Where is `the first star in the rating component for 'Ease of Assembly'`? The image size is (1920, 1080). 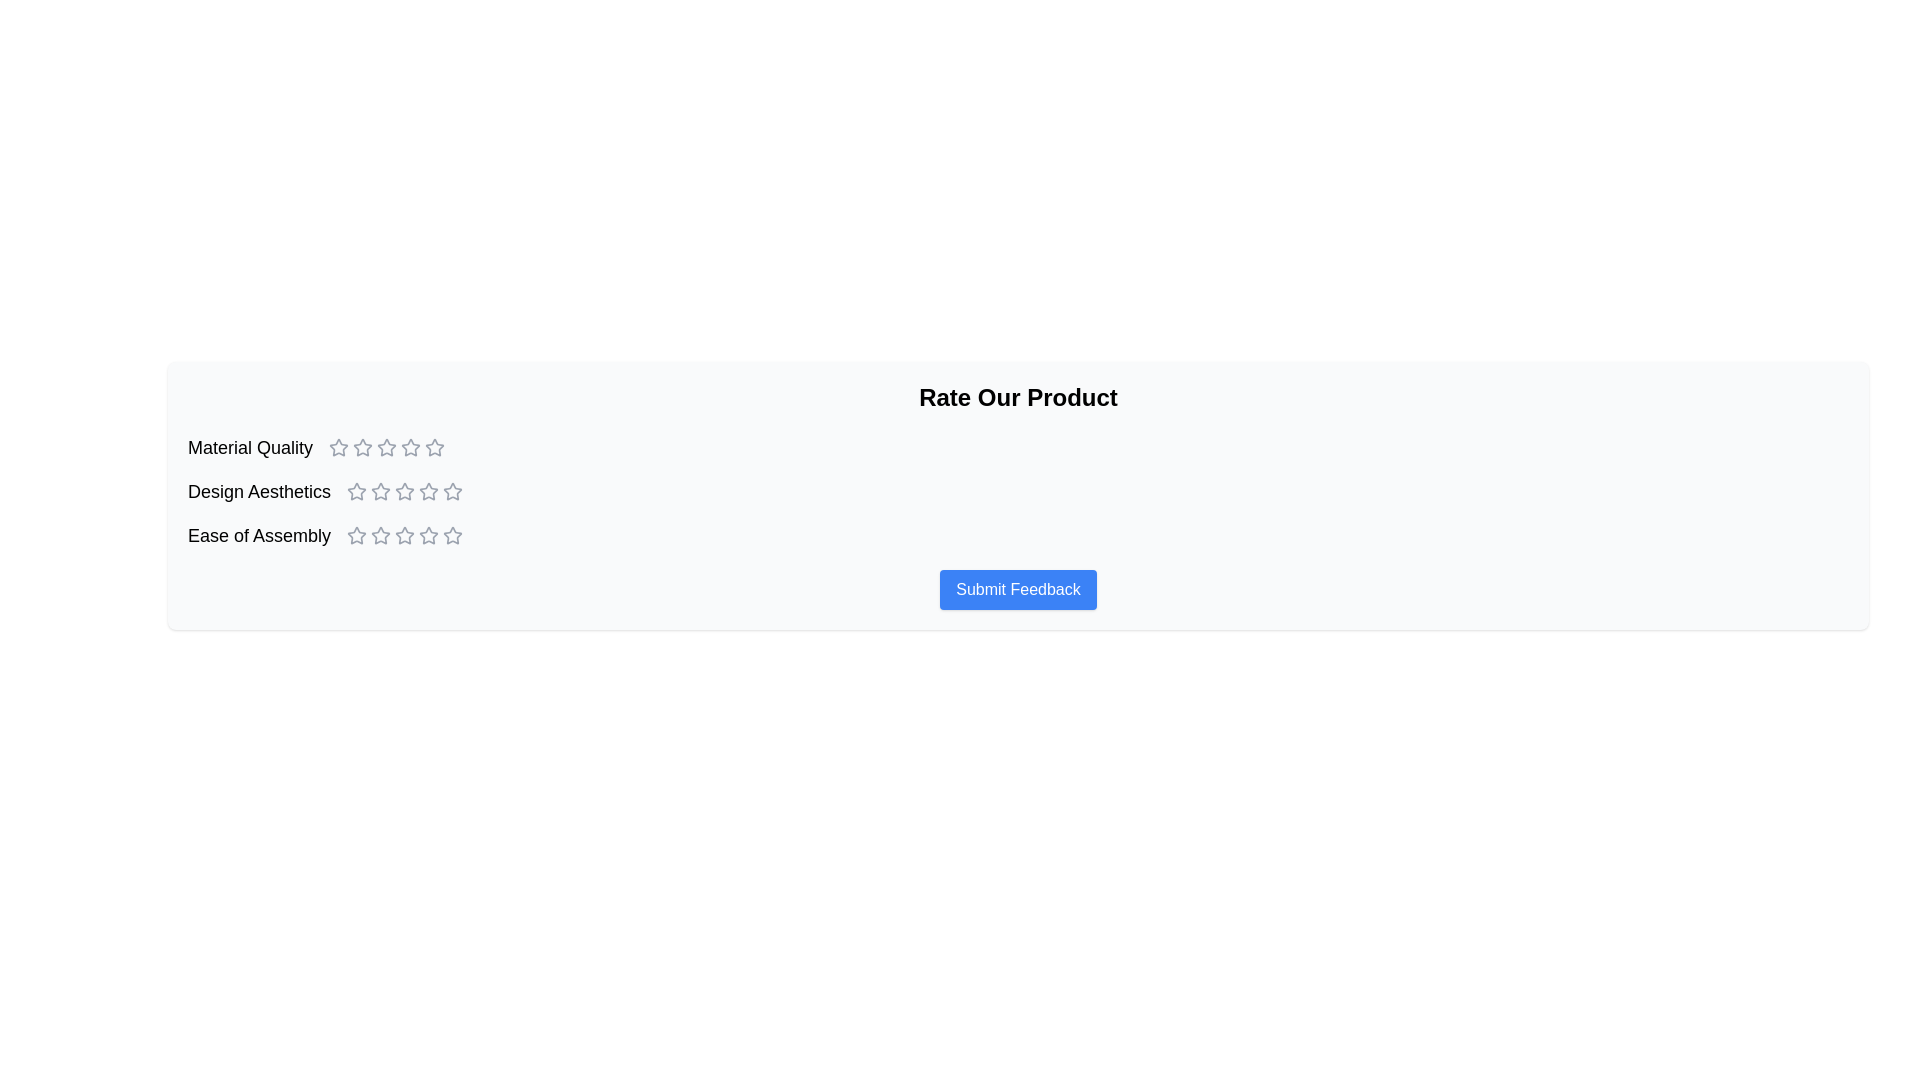 the first star in the rating component for 'Ease of Assembly' is located at coordinates (356, 535).